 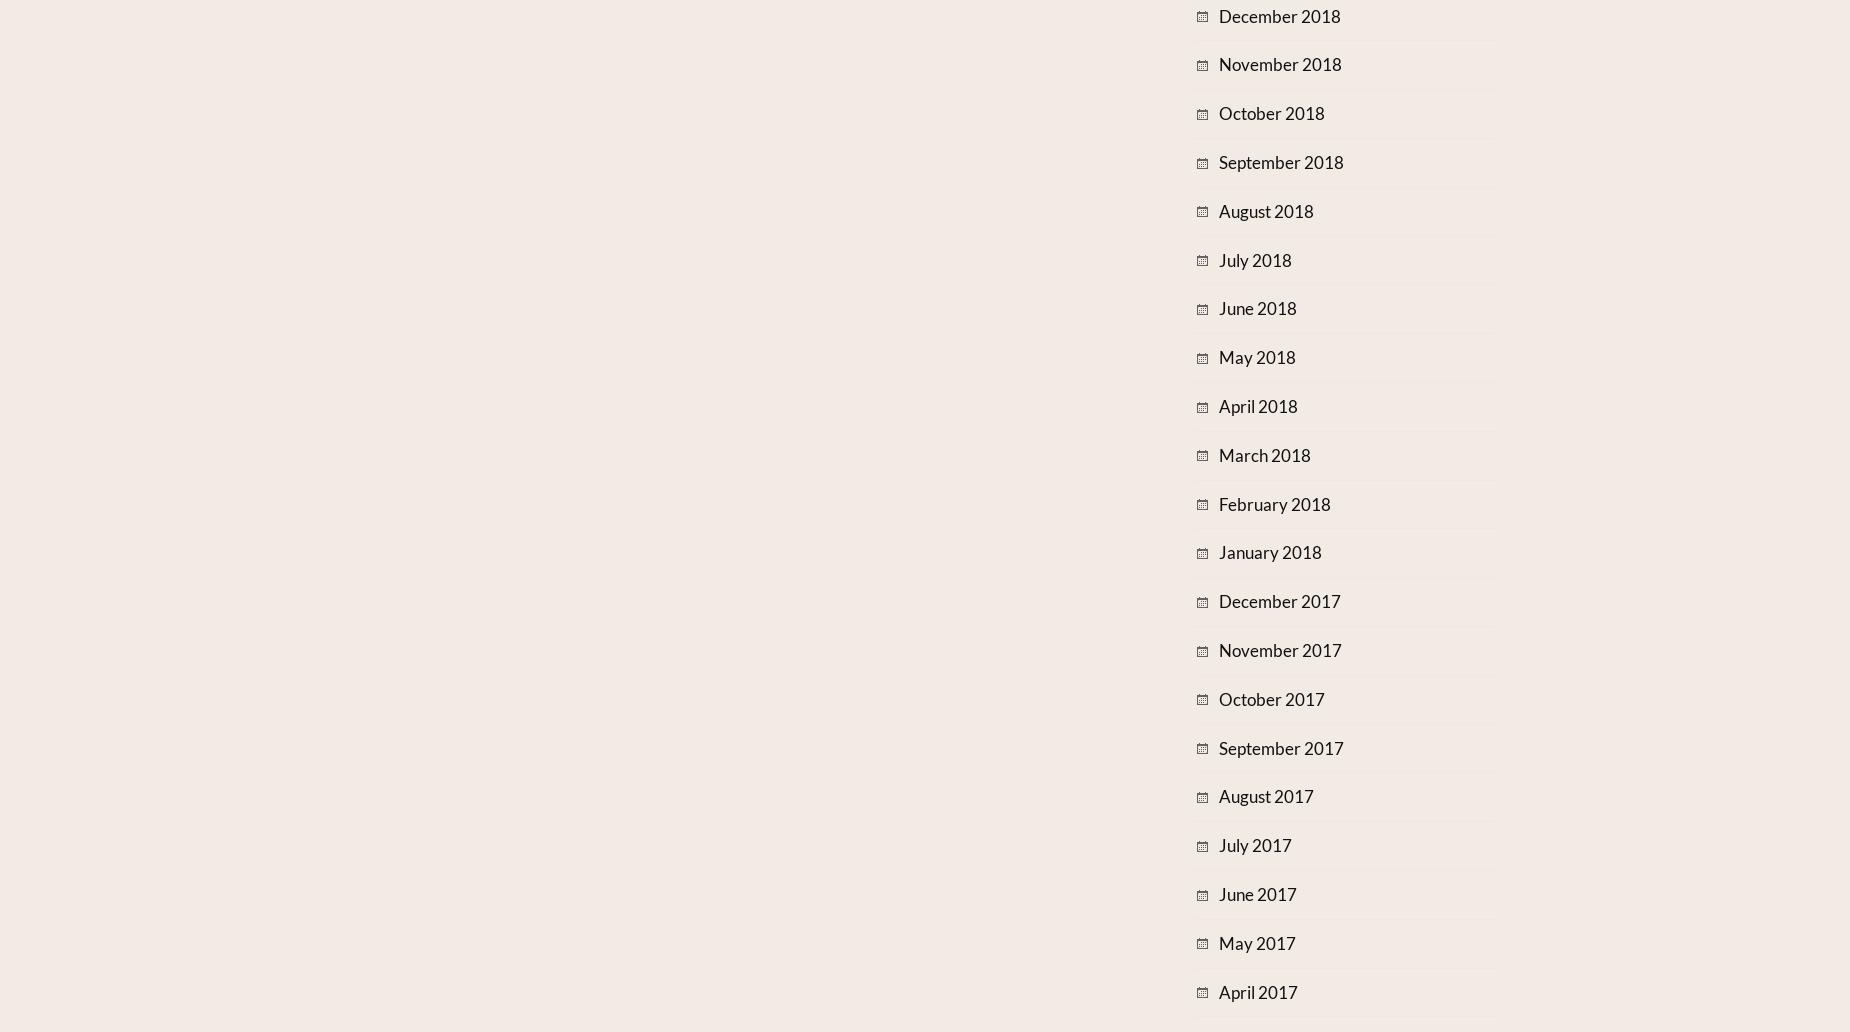 What do you see at coordinates (1217, 893) in the screenshot?
I see `'June 2017'` at bounding box center [1217, 893].